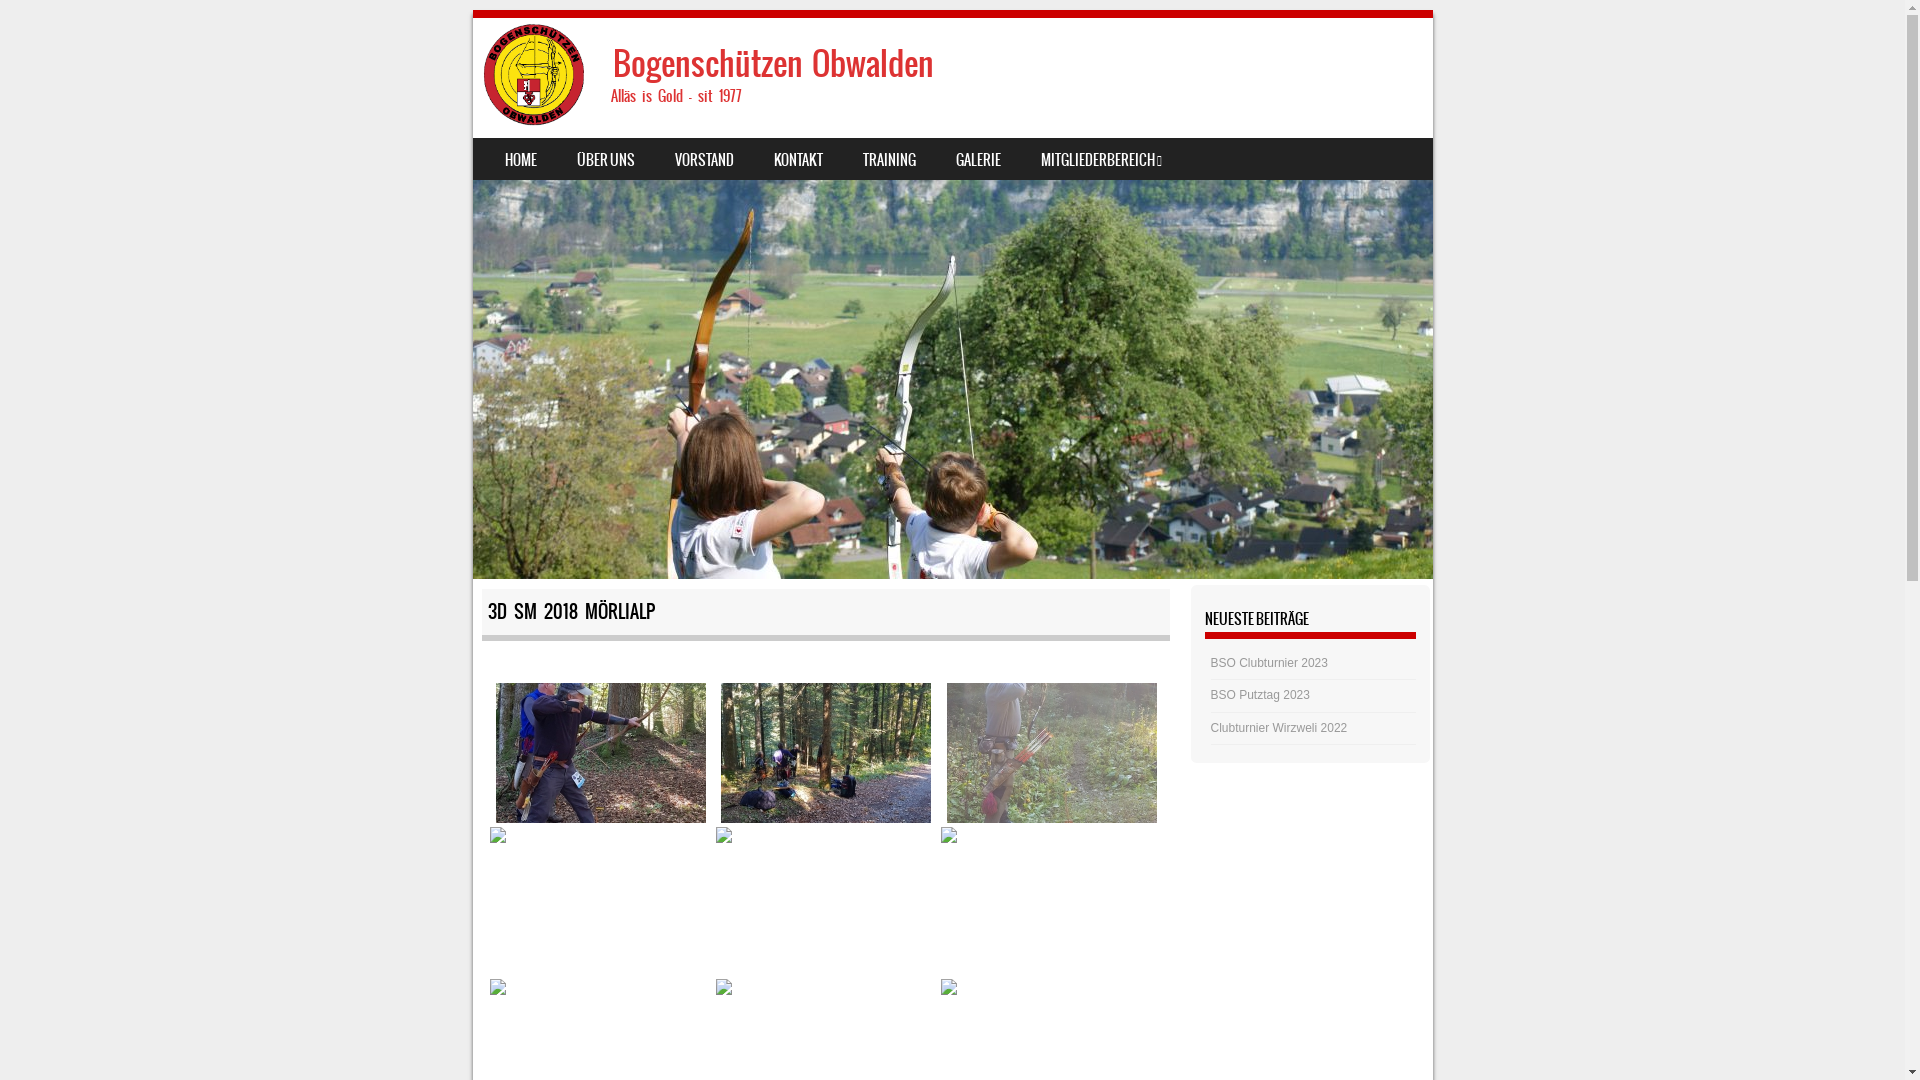  What do you see at coordinates (519, 149) in the screenshot?
I see `'SKIP TO CONTENT'` at bounding box center [519, 149].